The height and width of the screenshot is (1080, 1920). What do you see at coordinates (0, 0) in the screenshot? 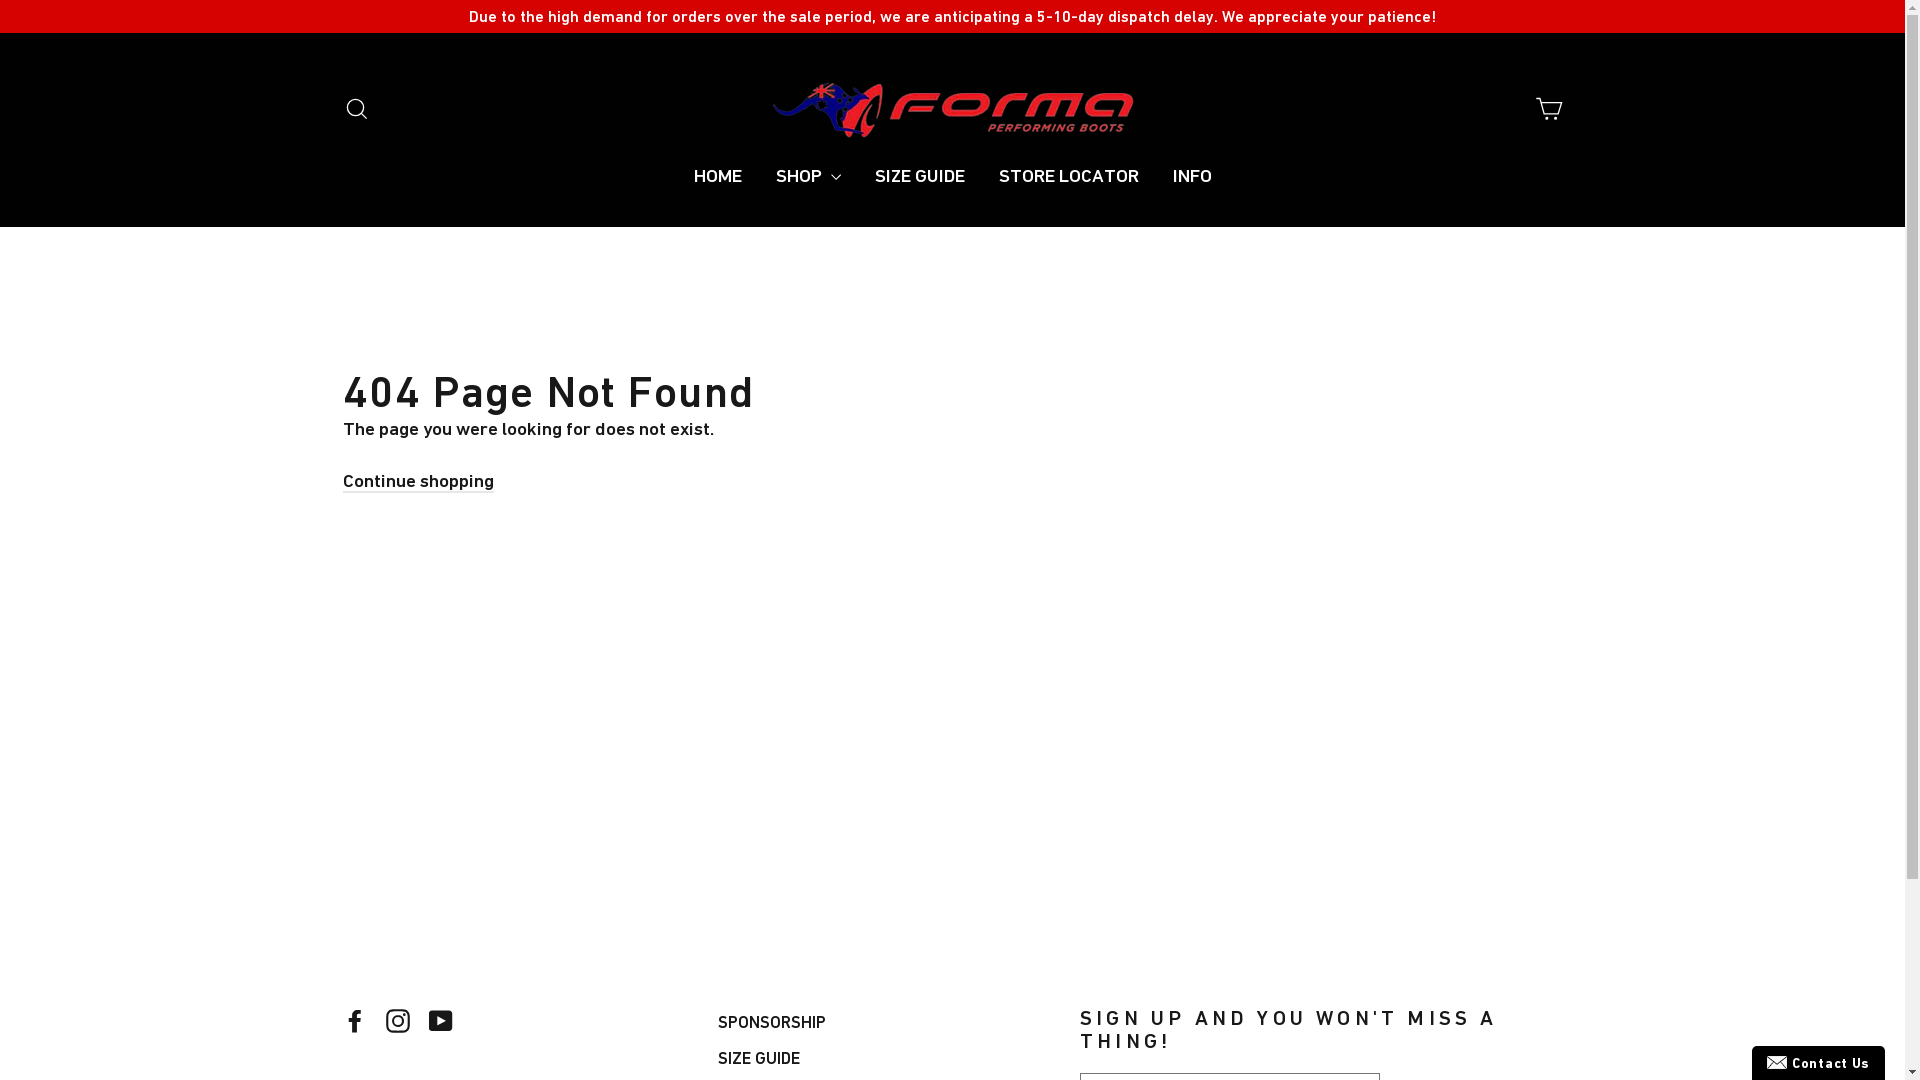
I see `'Skip to content'` at bounding box center [0, 0].